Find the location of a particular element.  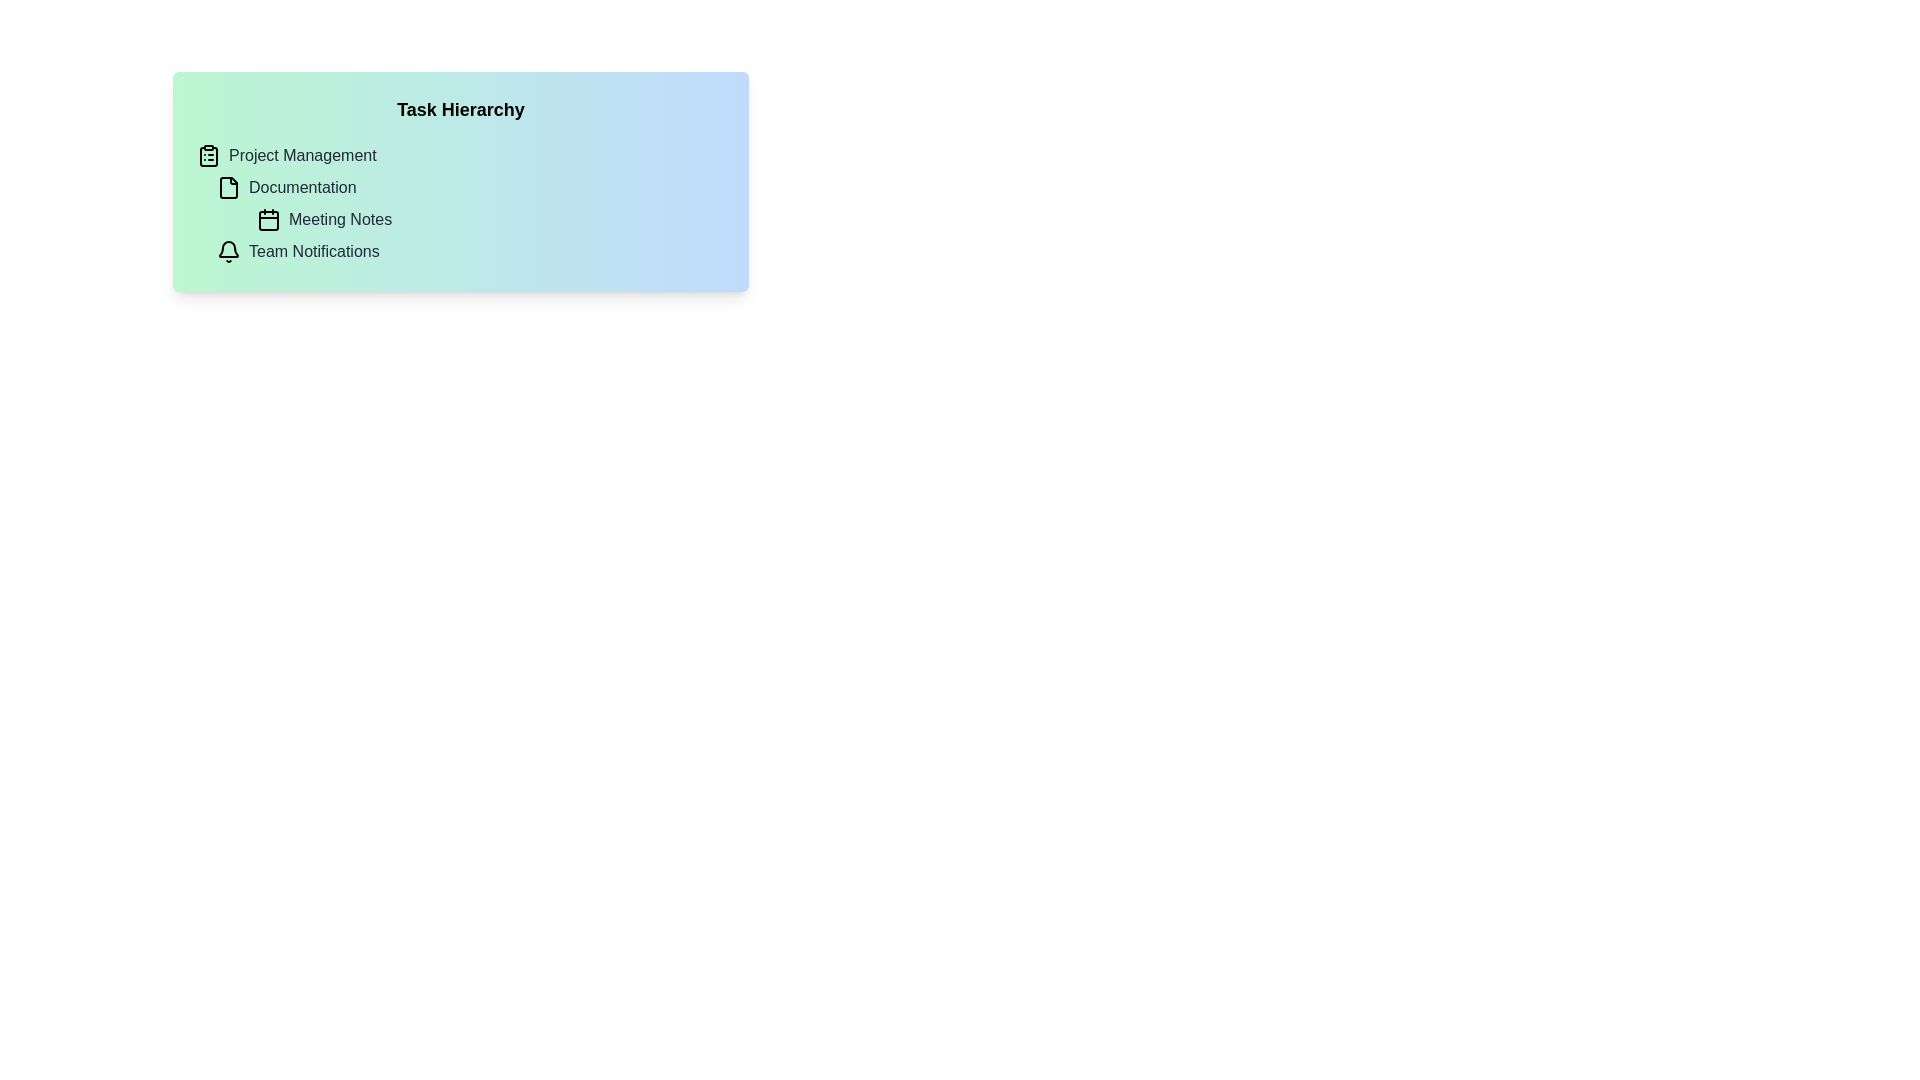

the bell icon representing notifications, which is located adjacent to the text 'Team Notifications' within the 'Task Hierarchy' list is located at coordinates (229, 250).